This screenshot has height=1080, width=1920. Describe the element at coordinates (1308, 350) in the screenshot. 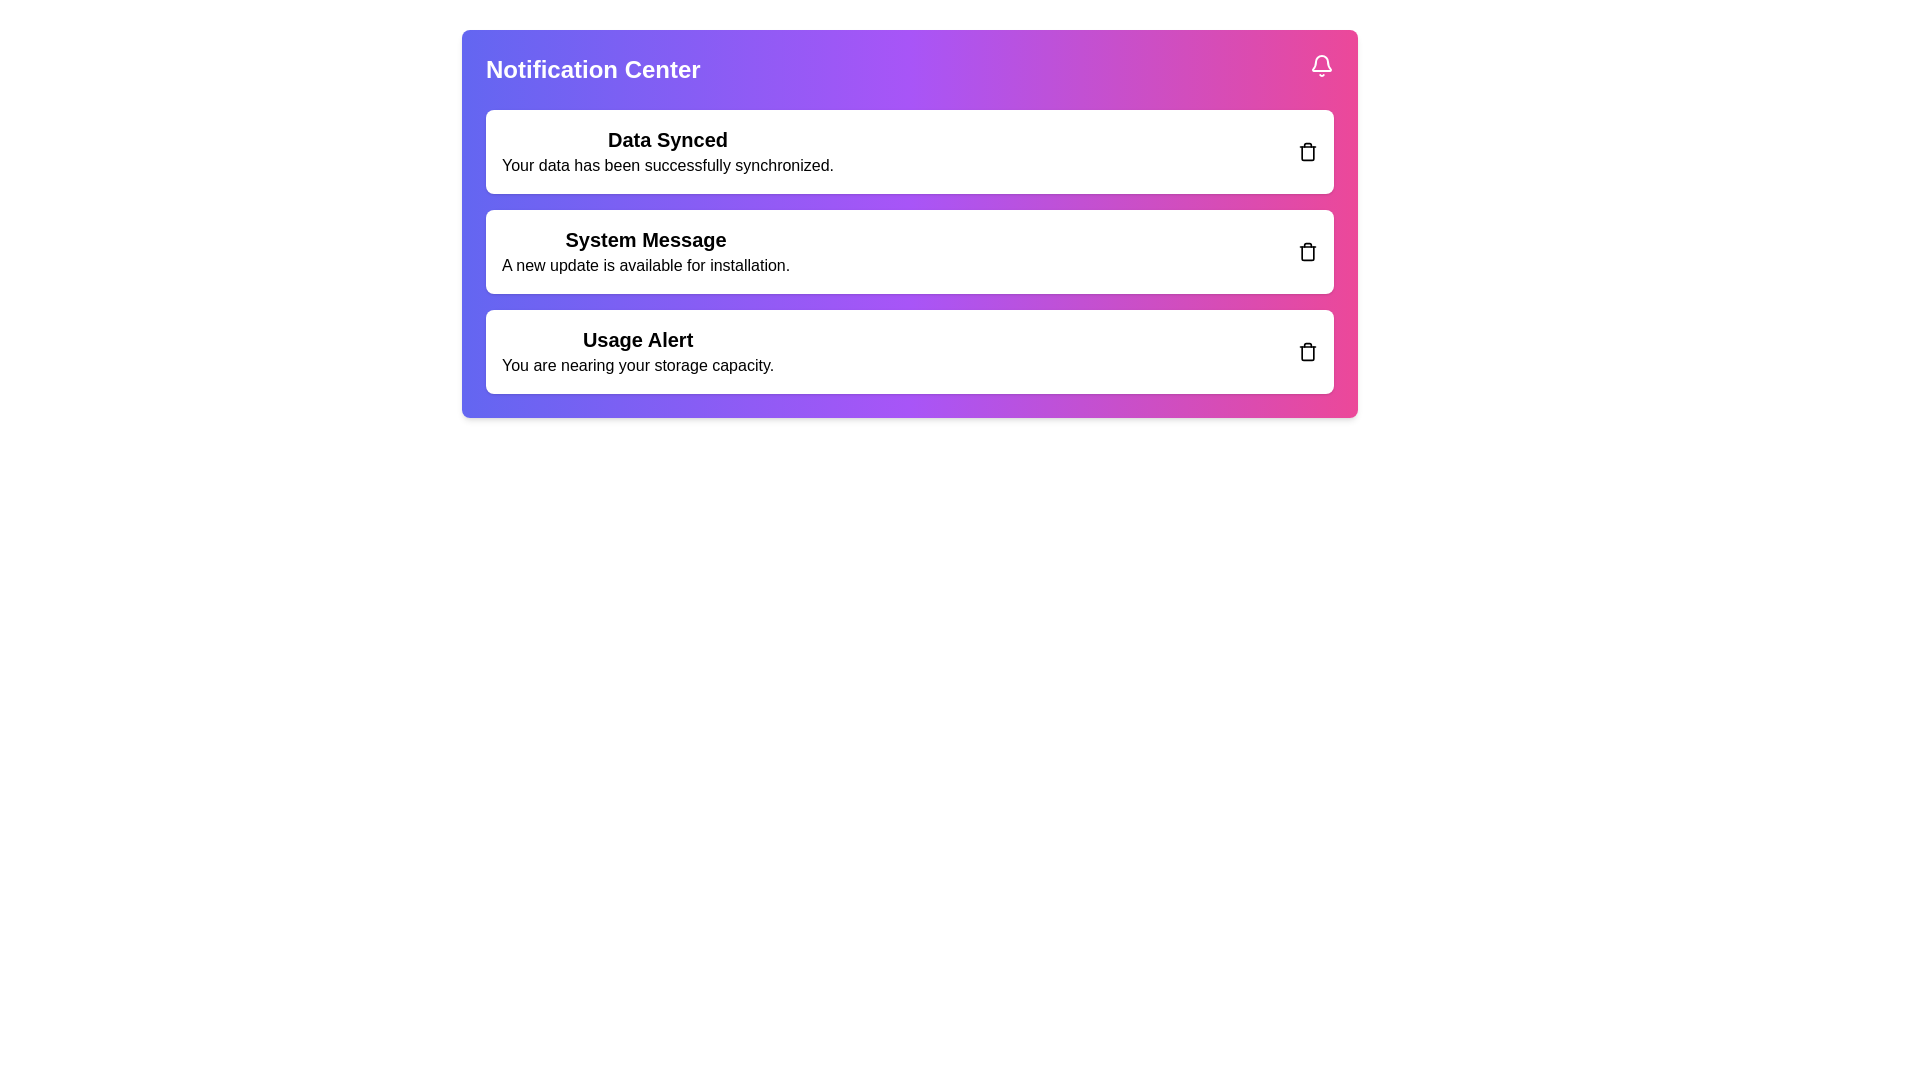

I see `the trash bin icon located on the right-hand side of the usage alert notification` at that location.